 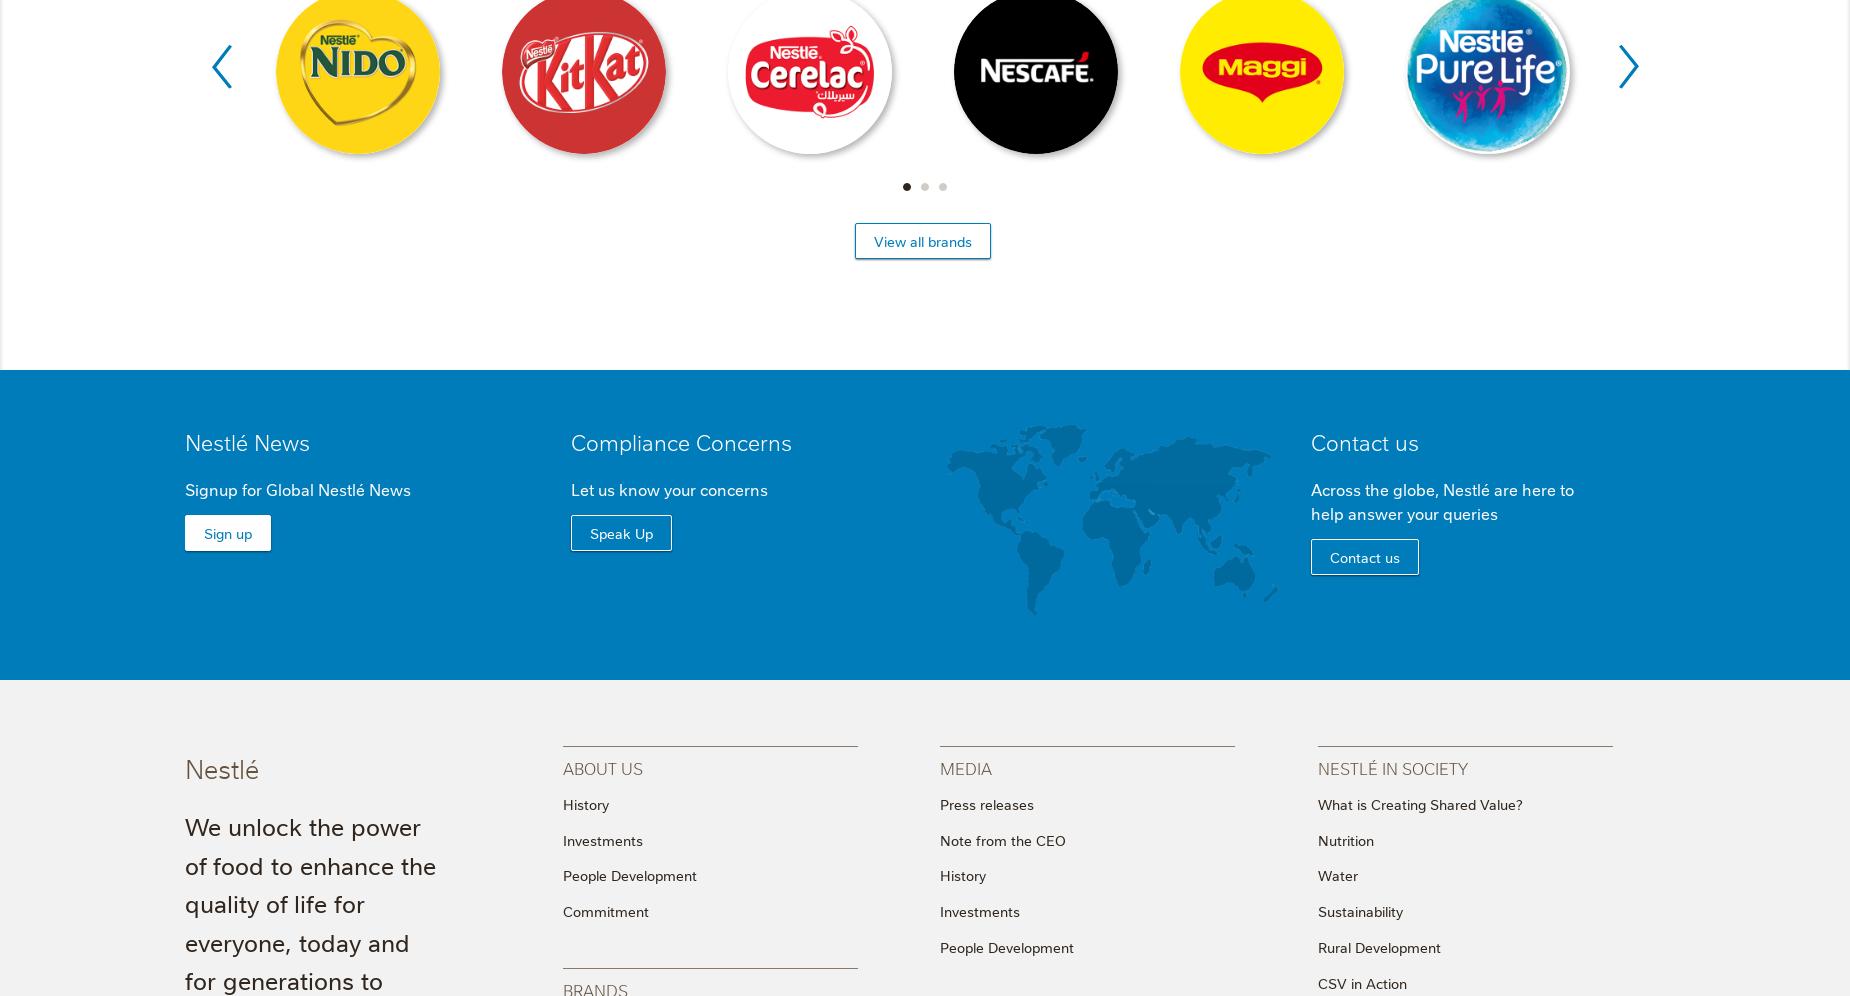 I want to click on 'Press releases', so click(x=985, y=801).